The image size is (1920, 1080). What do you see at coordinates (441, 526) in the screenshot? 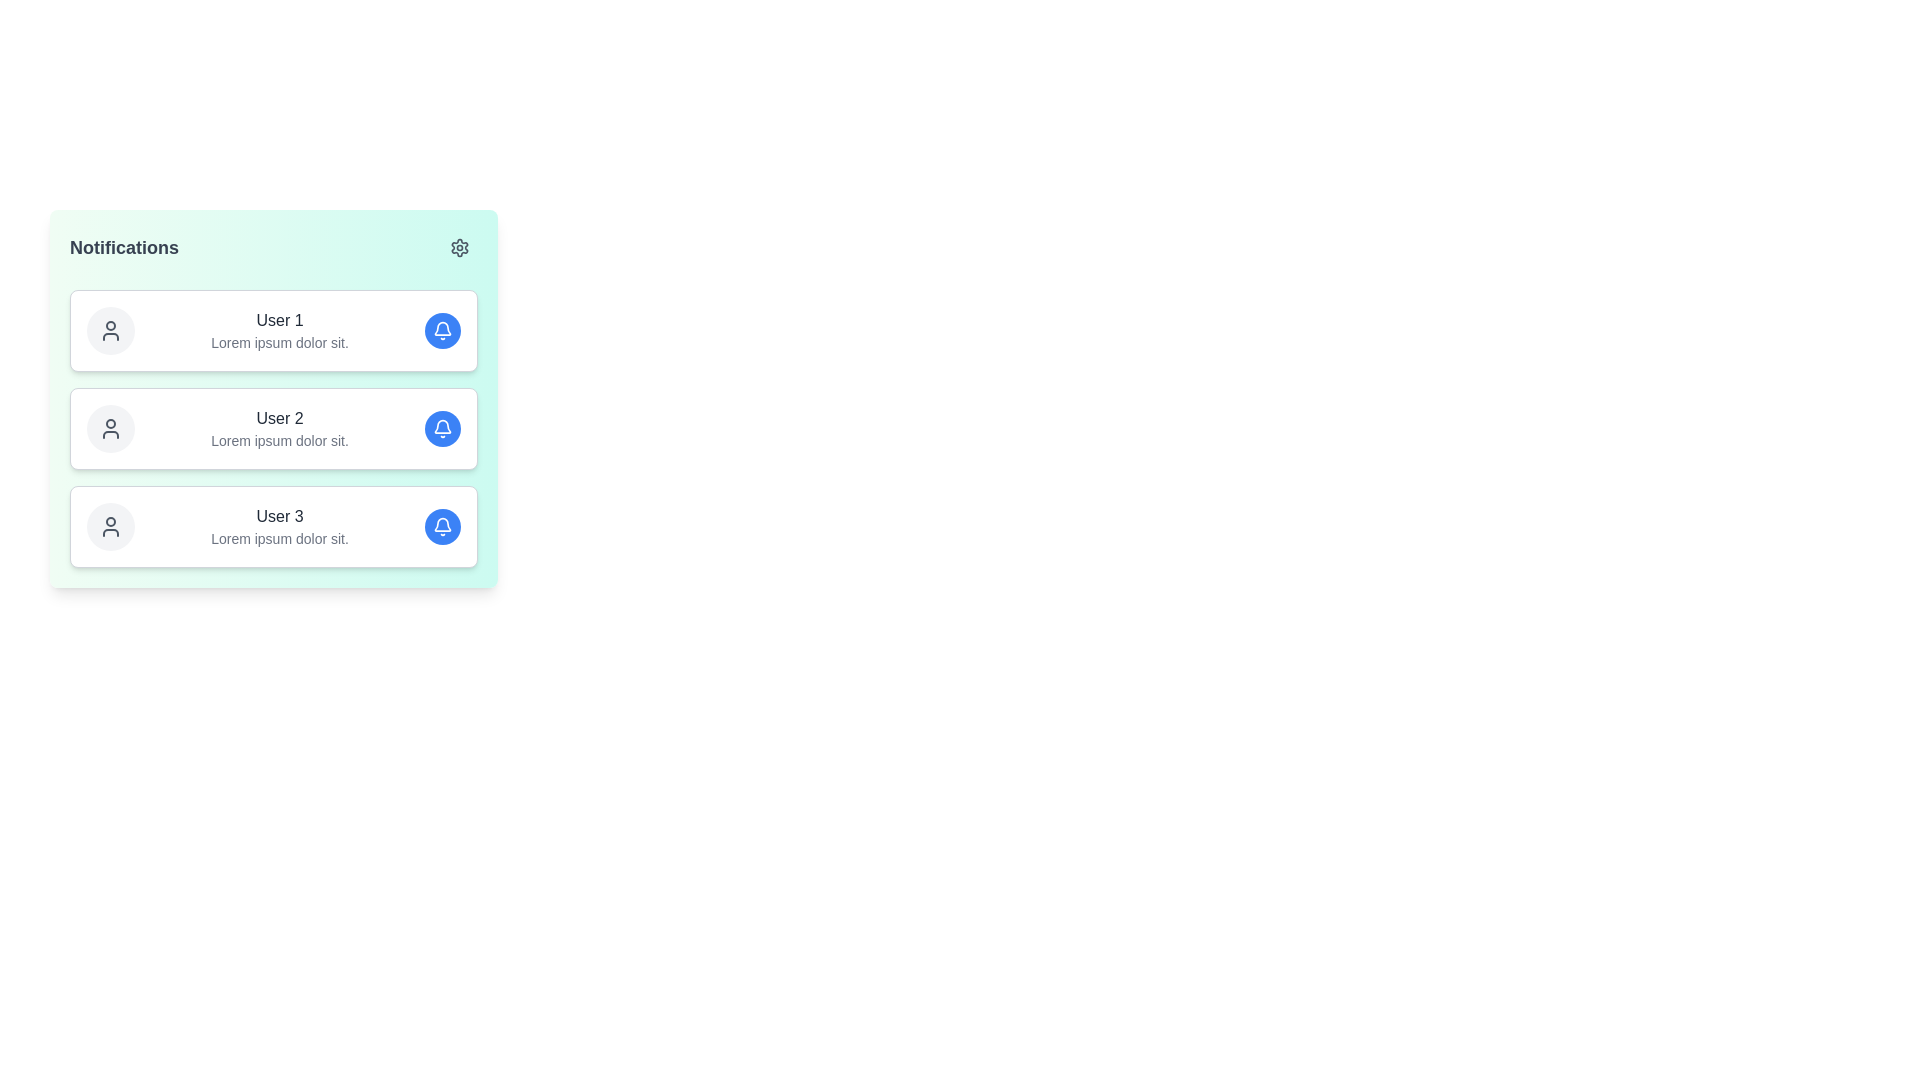
I see `the circular blue button with a bell icon` at bounding box center [441, 526].